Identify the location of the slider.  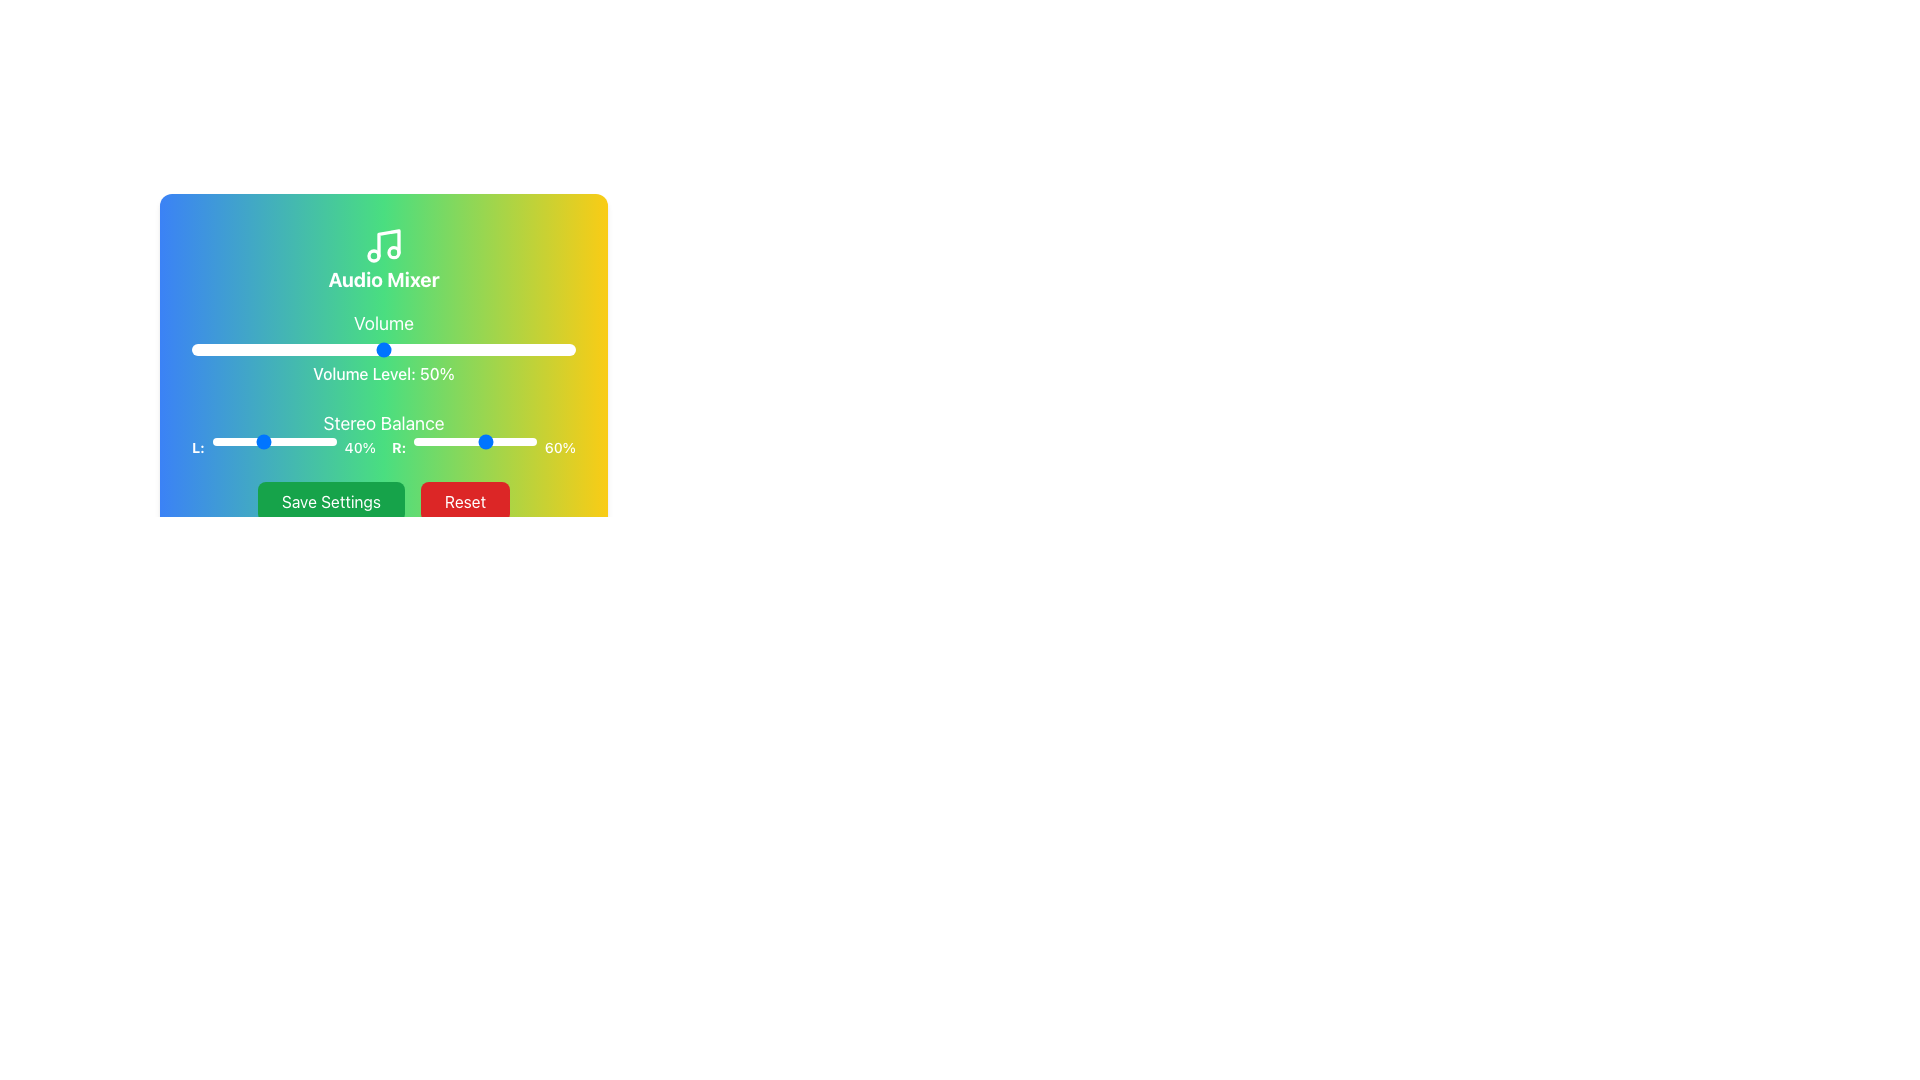
(320, 441).